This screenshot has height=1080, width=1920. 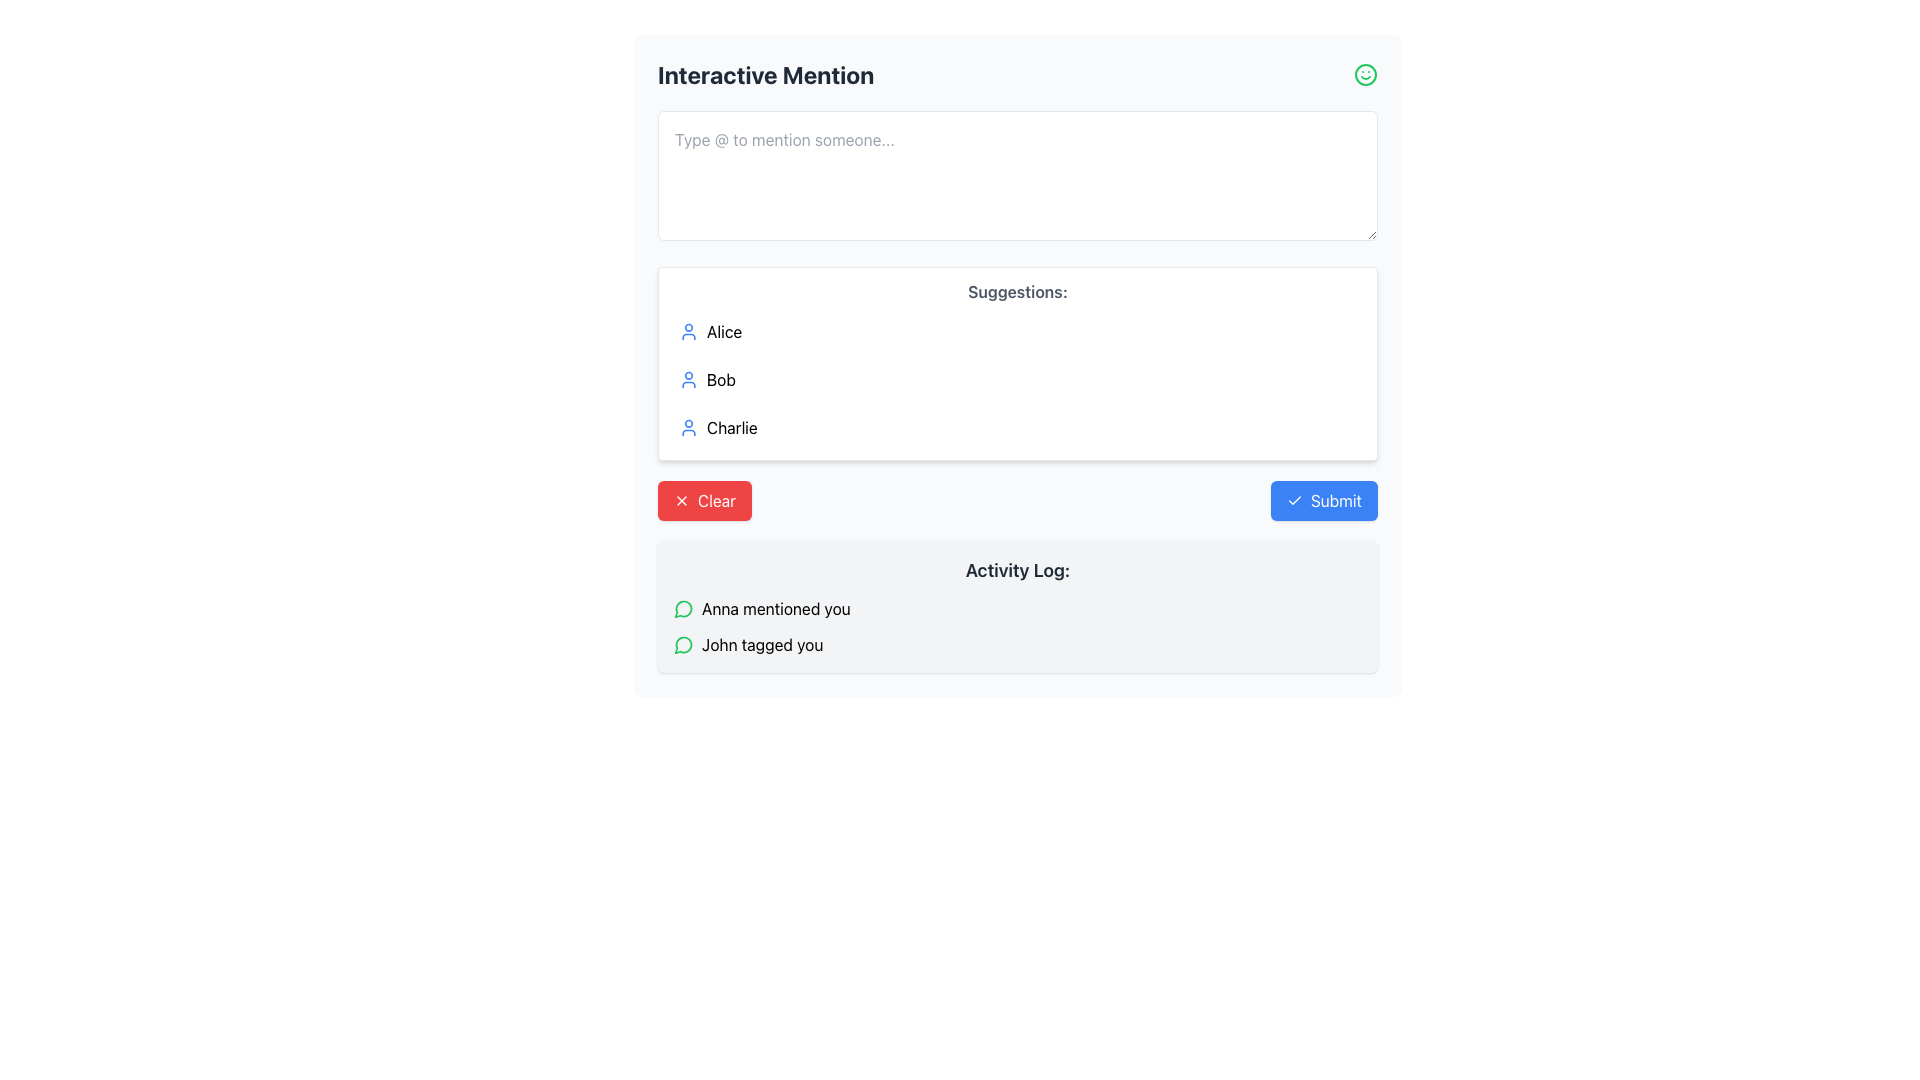 What do you see at coordinates (720, 380) in the screenshot?
I see `the second suggestion label 'Bob' in the list of suggestions below the 'Interactive Mention' input area` at bounding box center [720, 380].